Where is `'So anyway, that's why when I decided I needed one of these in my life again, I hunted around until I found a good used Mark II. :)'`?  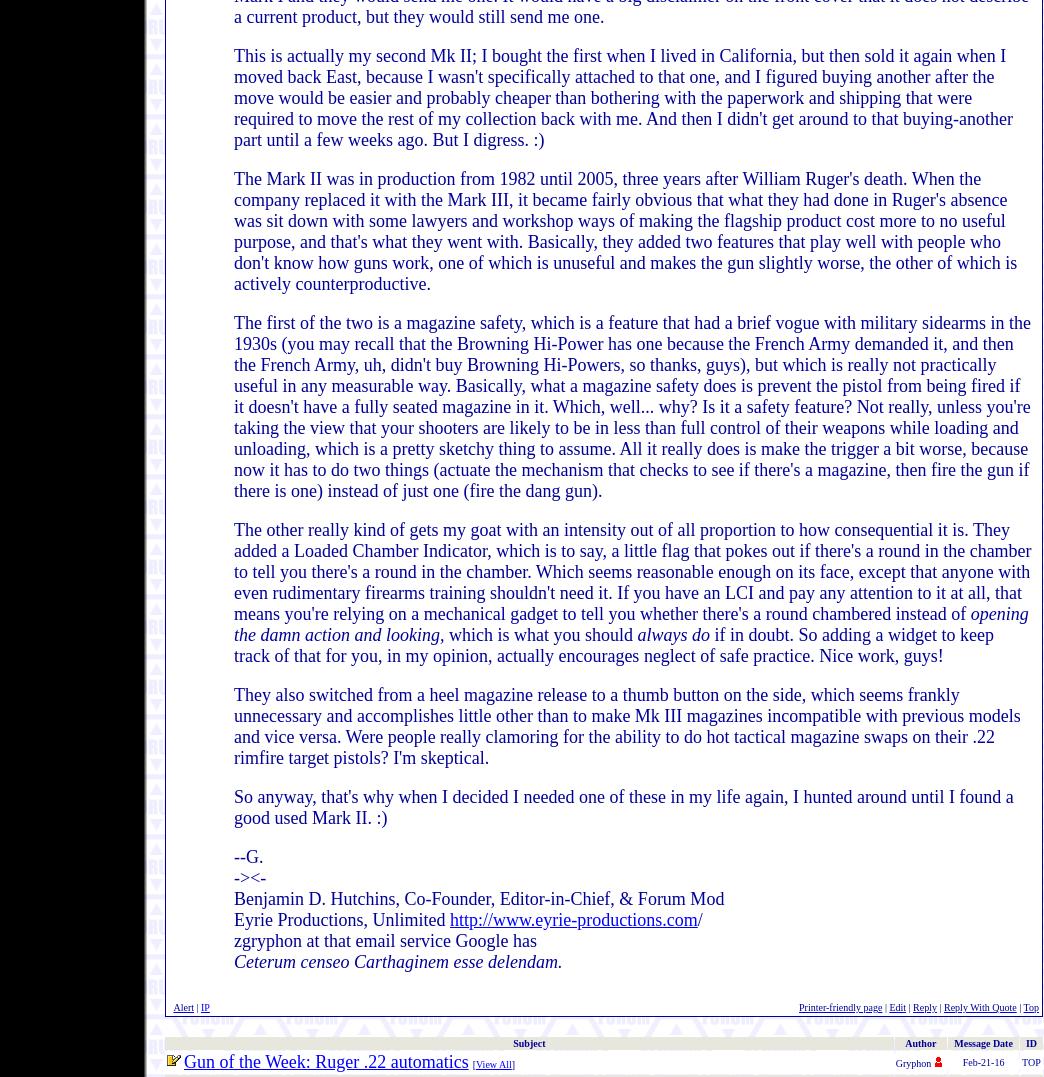
'So anyway, that's why when I decided I needed one of these in my life again, I hunted around until I found a good used Mark II. :)' is located at coordinates (623, 807).